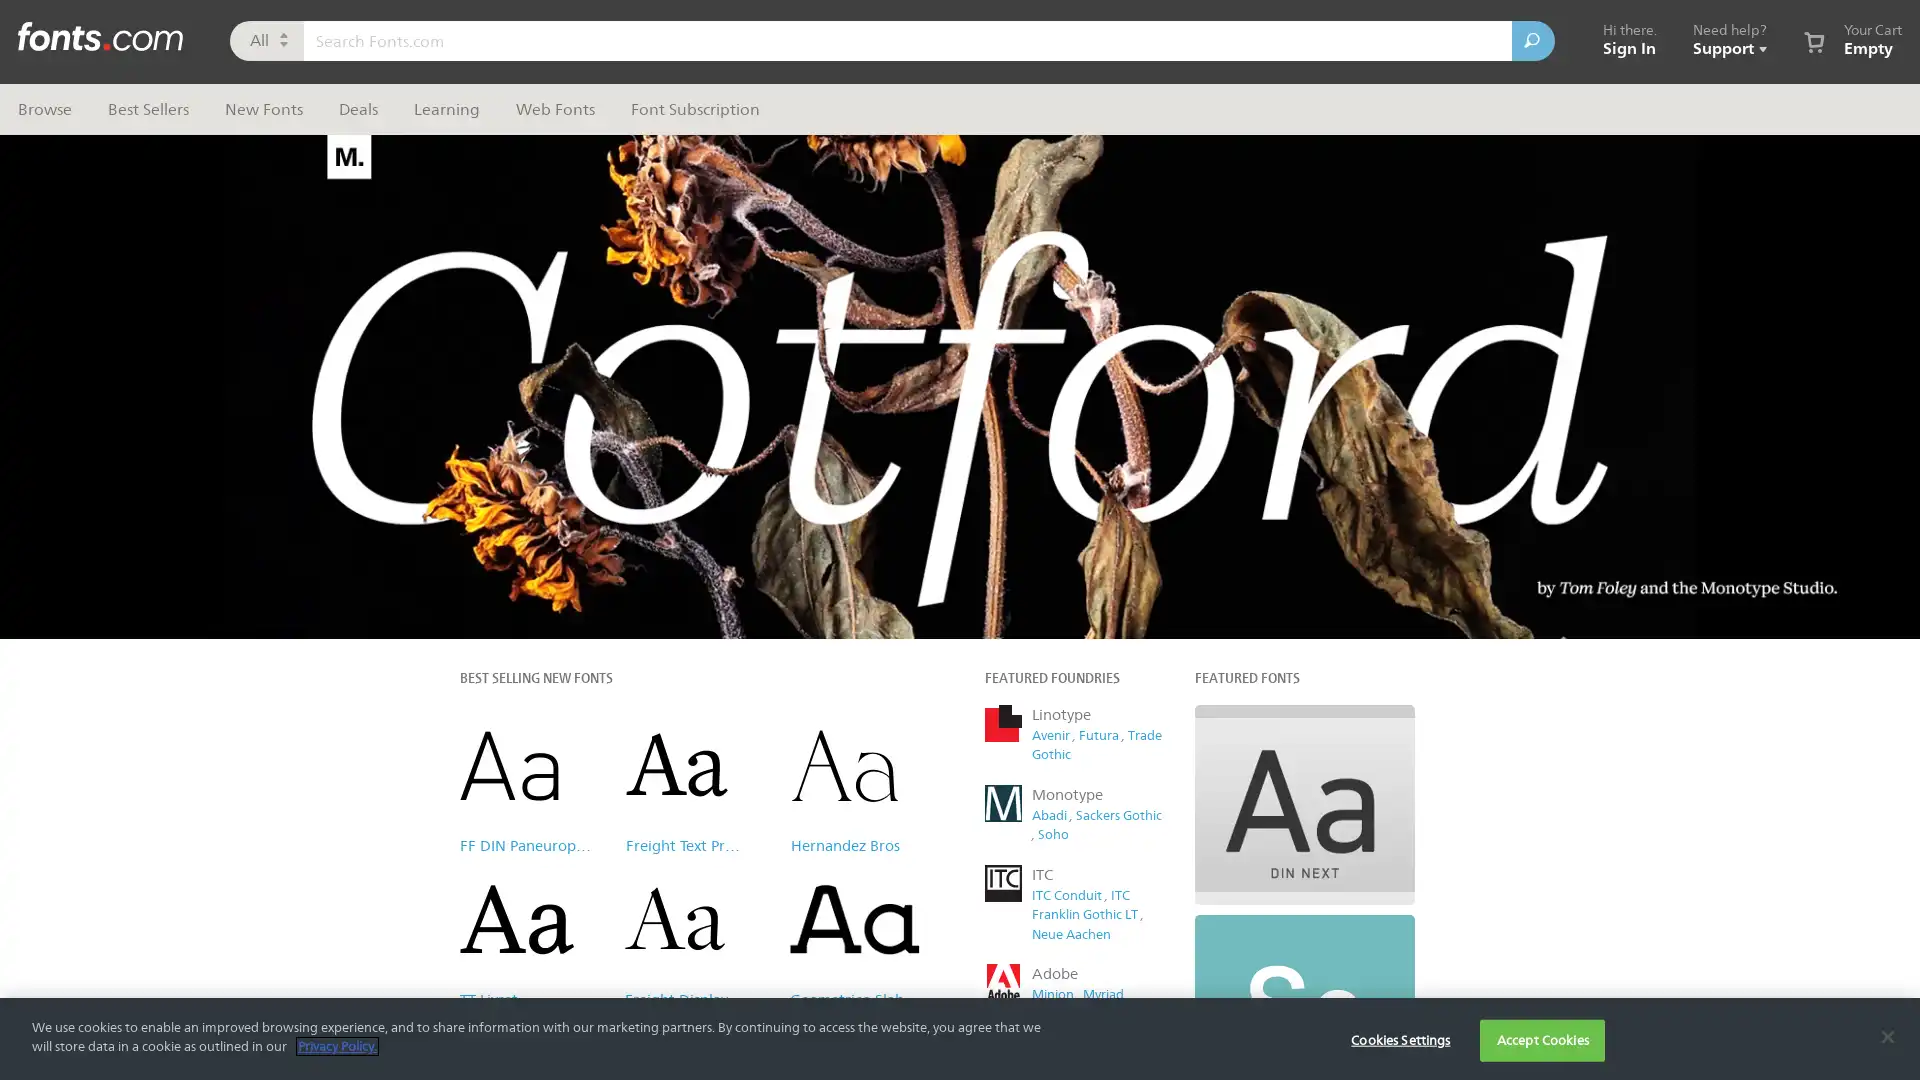  What do you see at coordinates (1541, 1039) in the screenshot?
I see `Accept Cookies` at bounding box center [1541, 1039].